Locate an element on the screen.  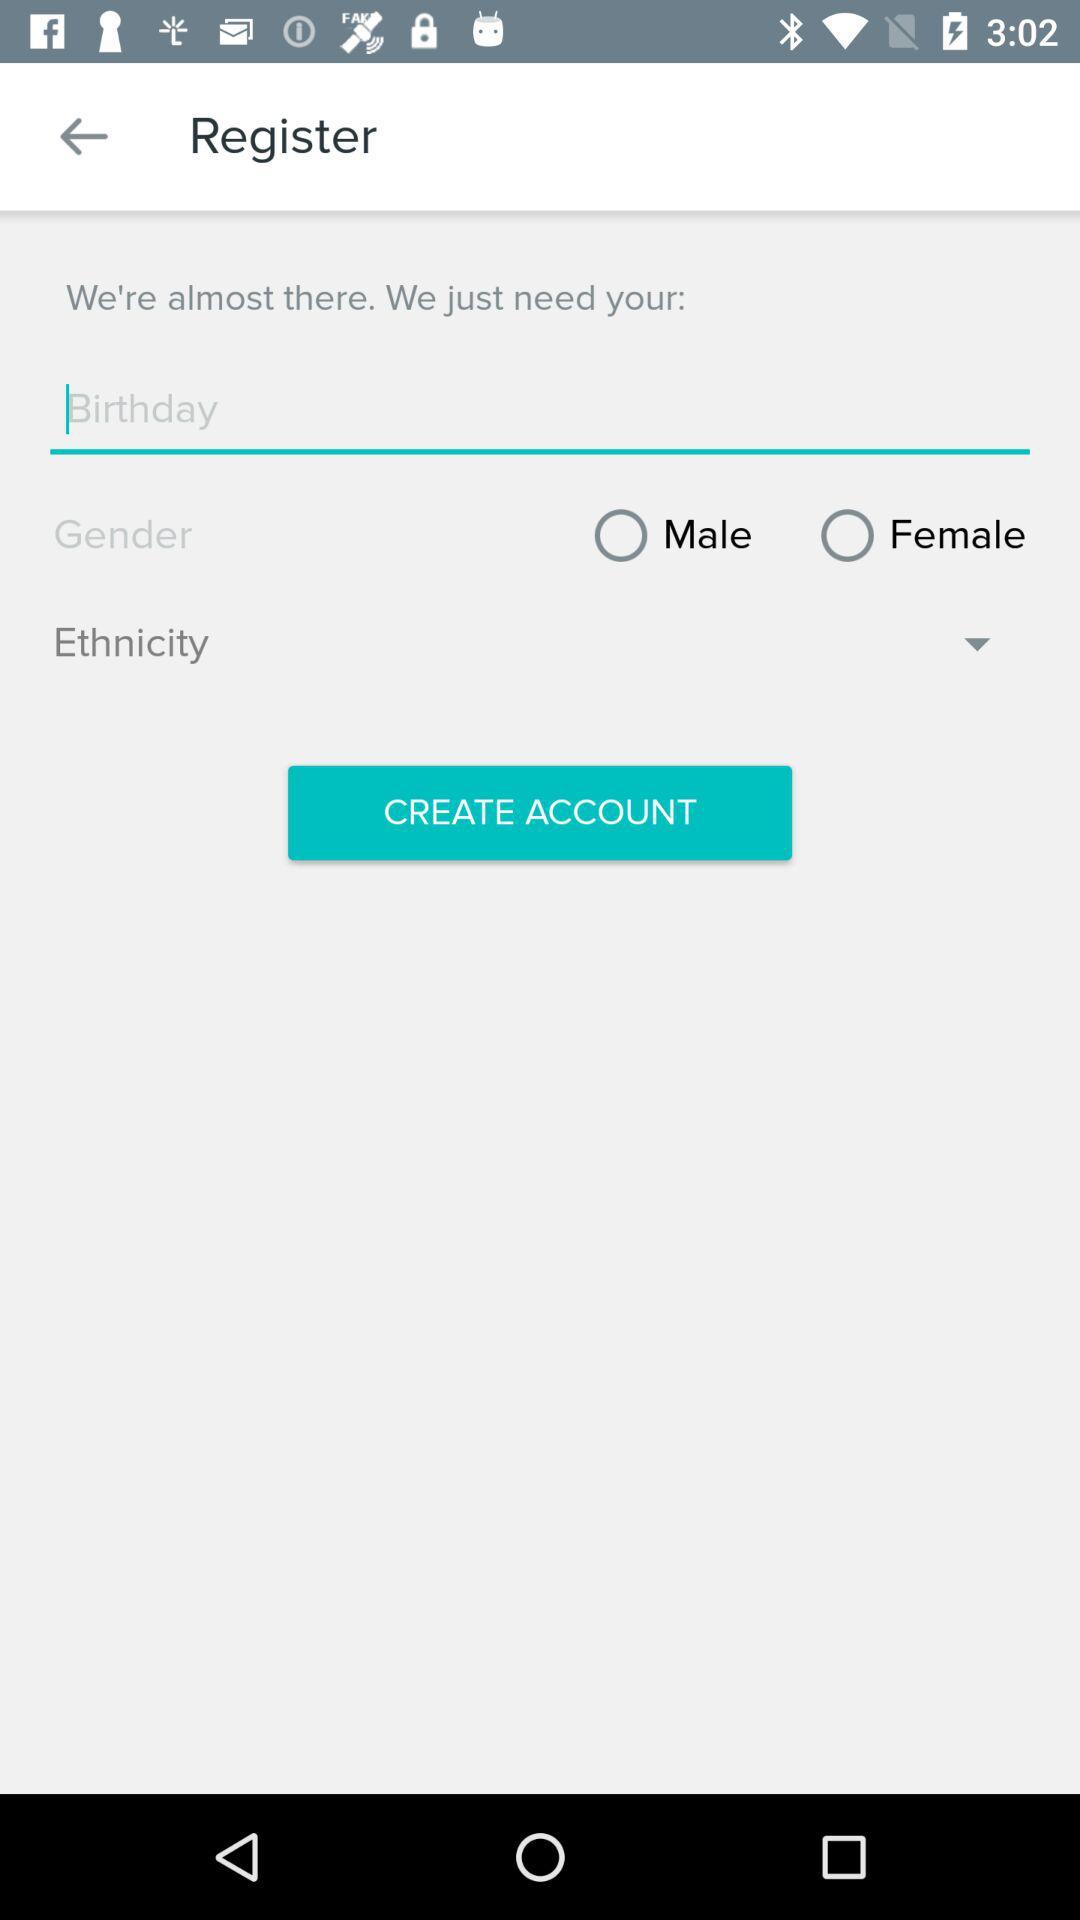
the male item is located at coordinates (666, 535).